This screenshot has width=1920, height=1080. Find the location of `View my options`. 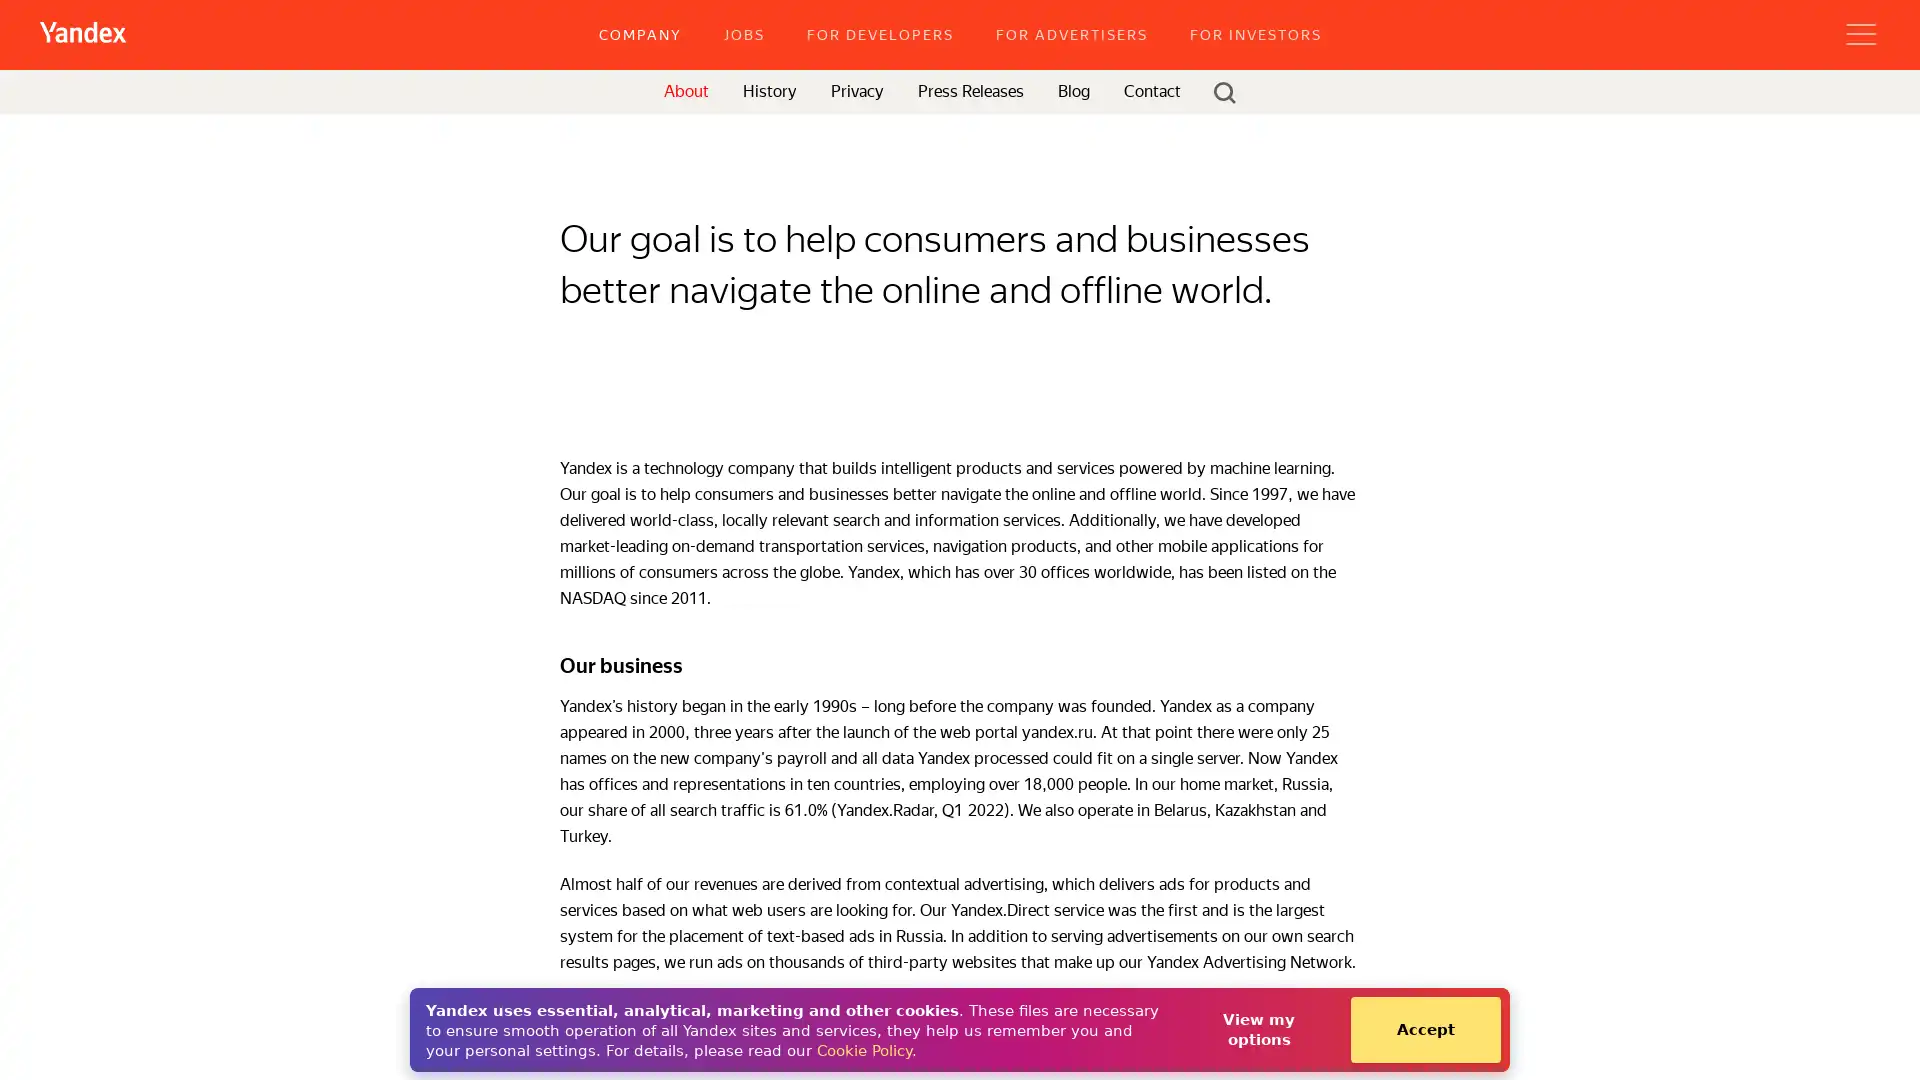

View my options is located at coordinates (1257, 1029).